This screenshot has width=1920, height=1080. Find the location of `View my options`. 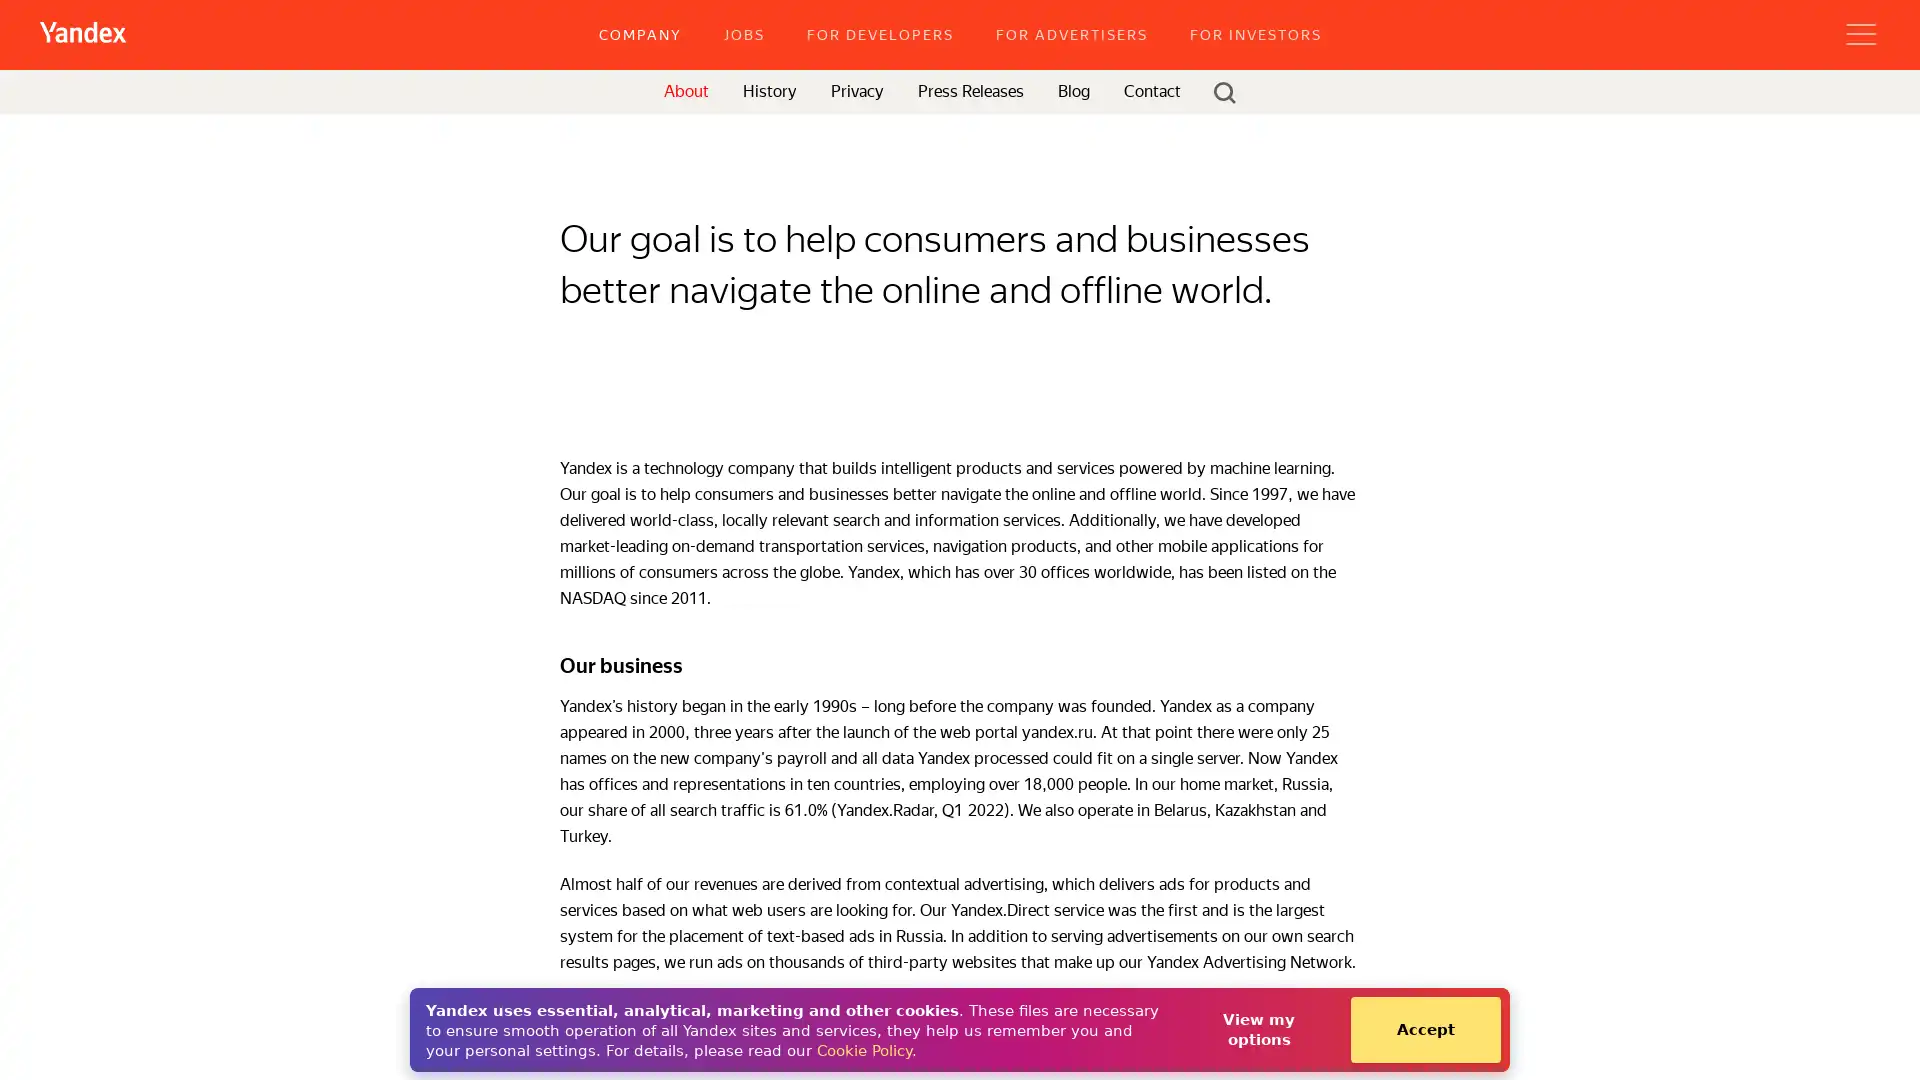

View my options is located at coordinates (1257, 1029).